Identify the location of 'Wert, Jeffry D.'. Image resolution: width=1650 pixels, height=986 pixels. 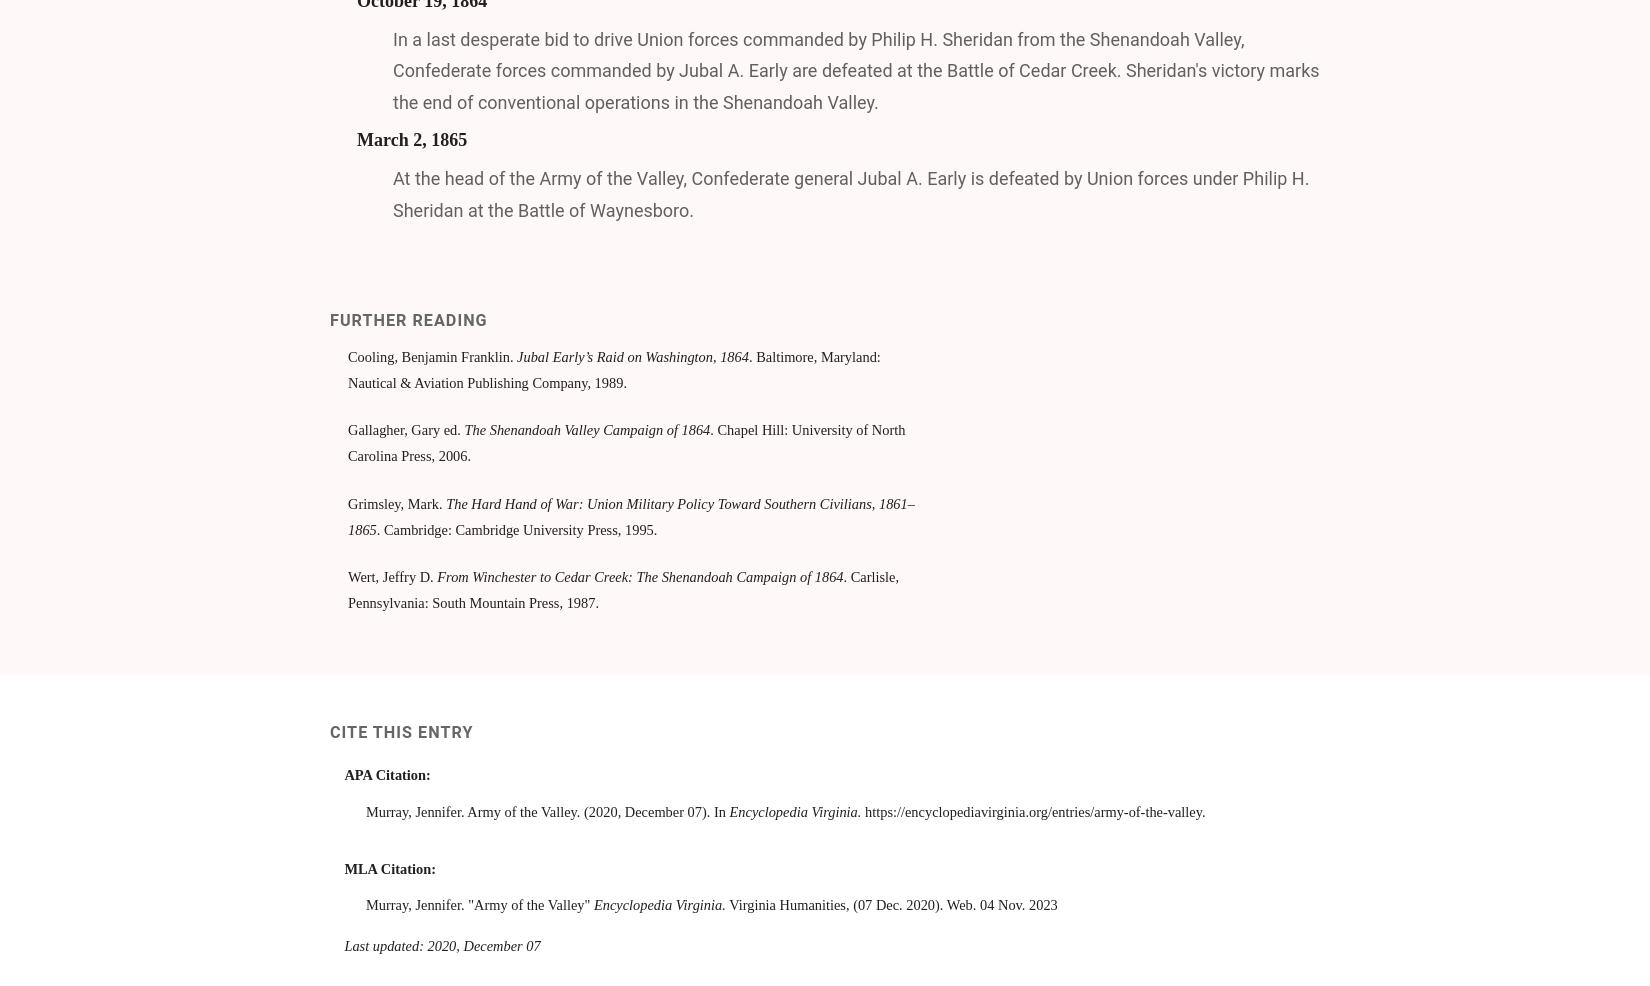
(392, 577).